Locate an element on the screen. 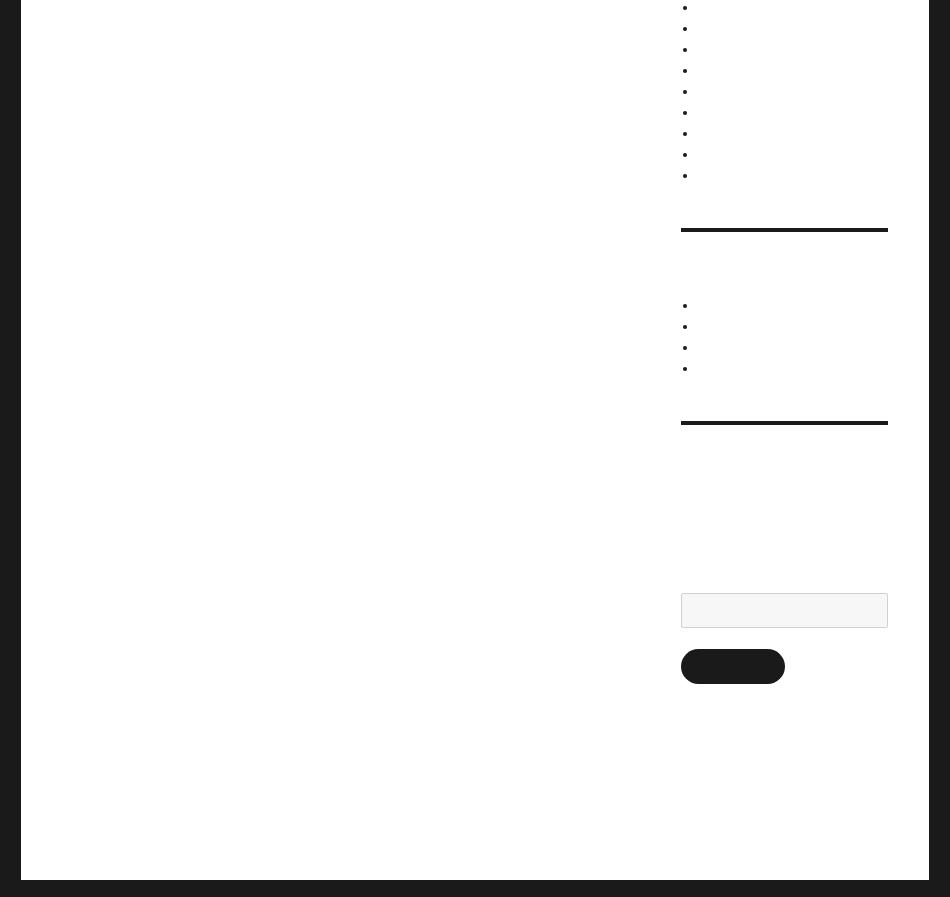 The image size is (950, 897). 'Subscribe to Blog via Email' is located at coordinates (772, 465).